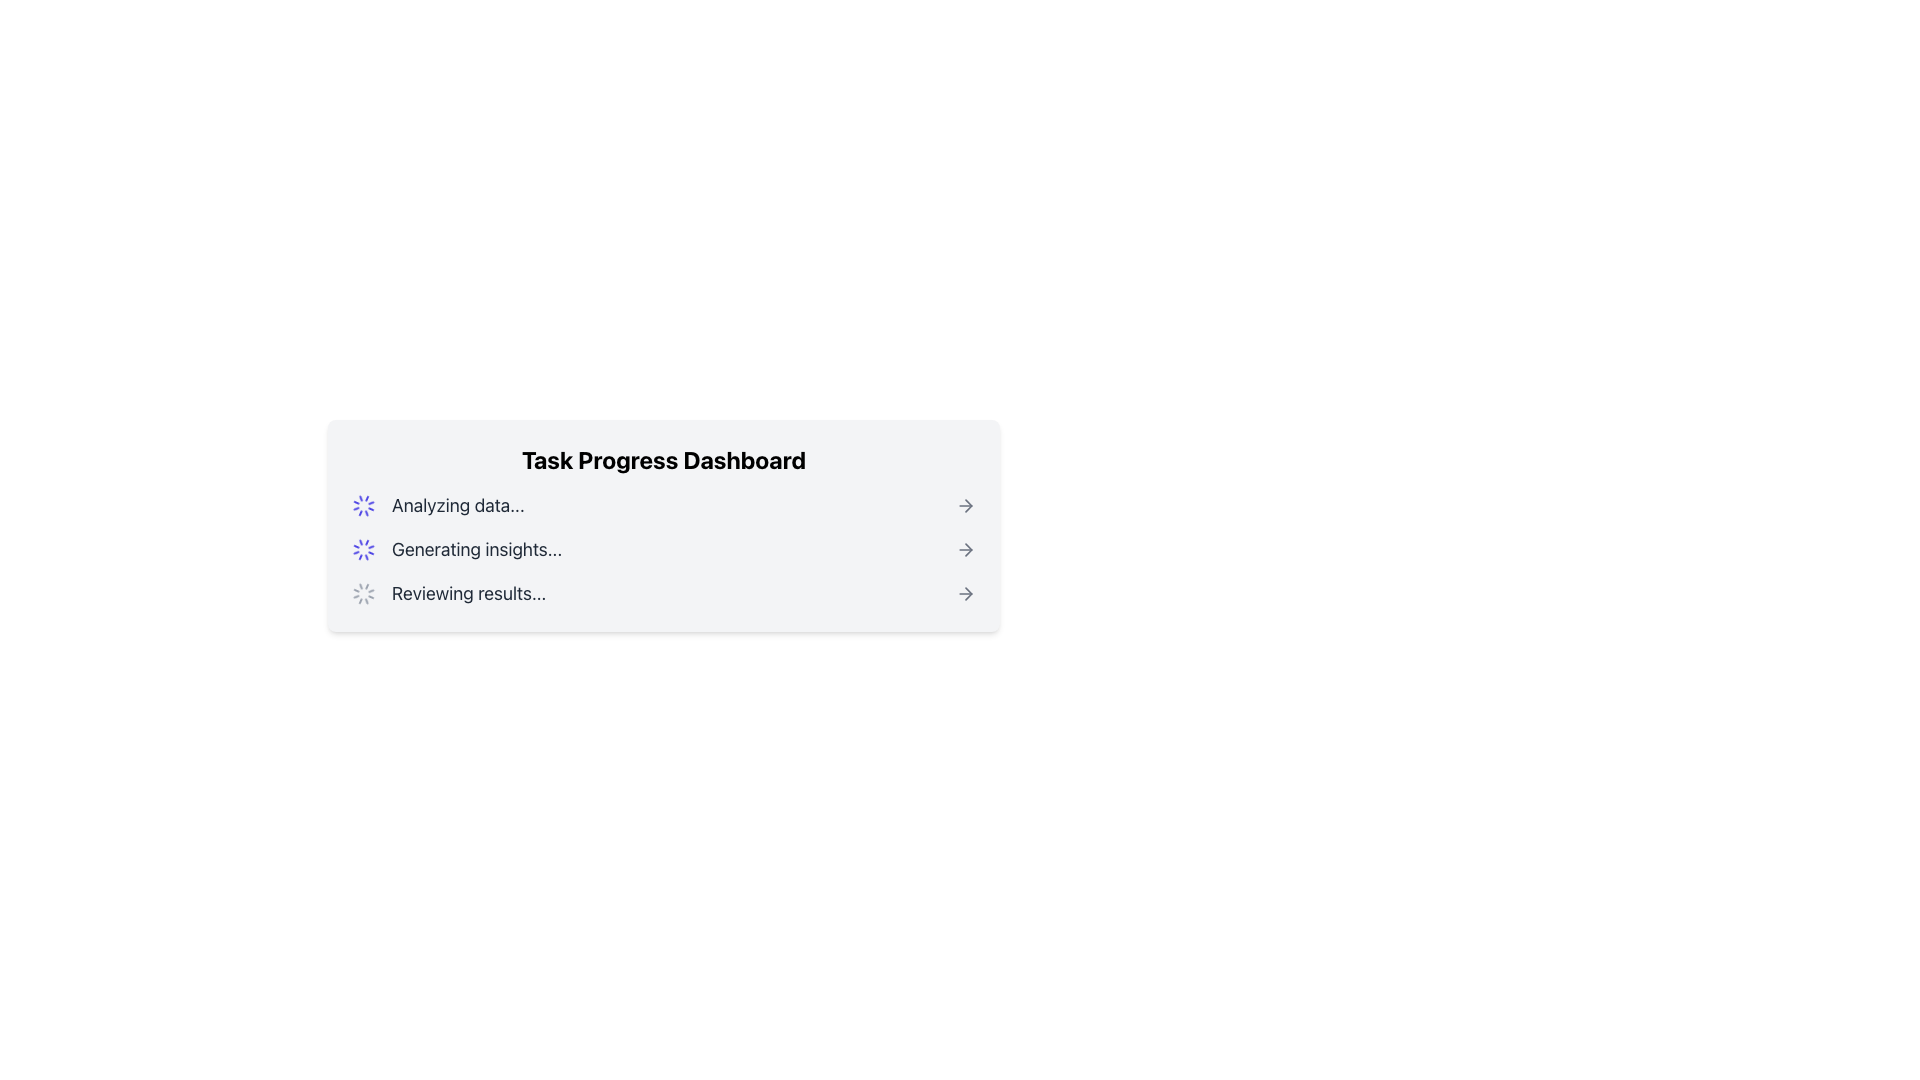  I want to click on the third arrow icon in the vertical list next to the text 'Generating insights...', so click(965, 550).